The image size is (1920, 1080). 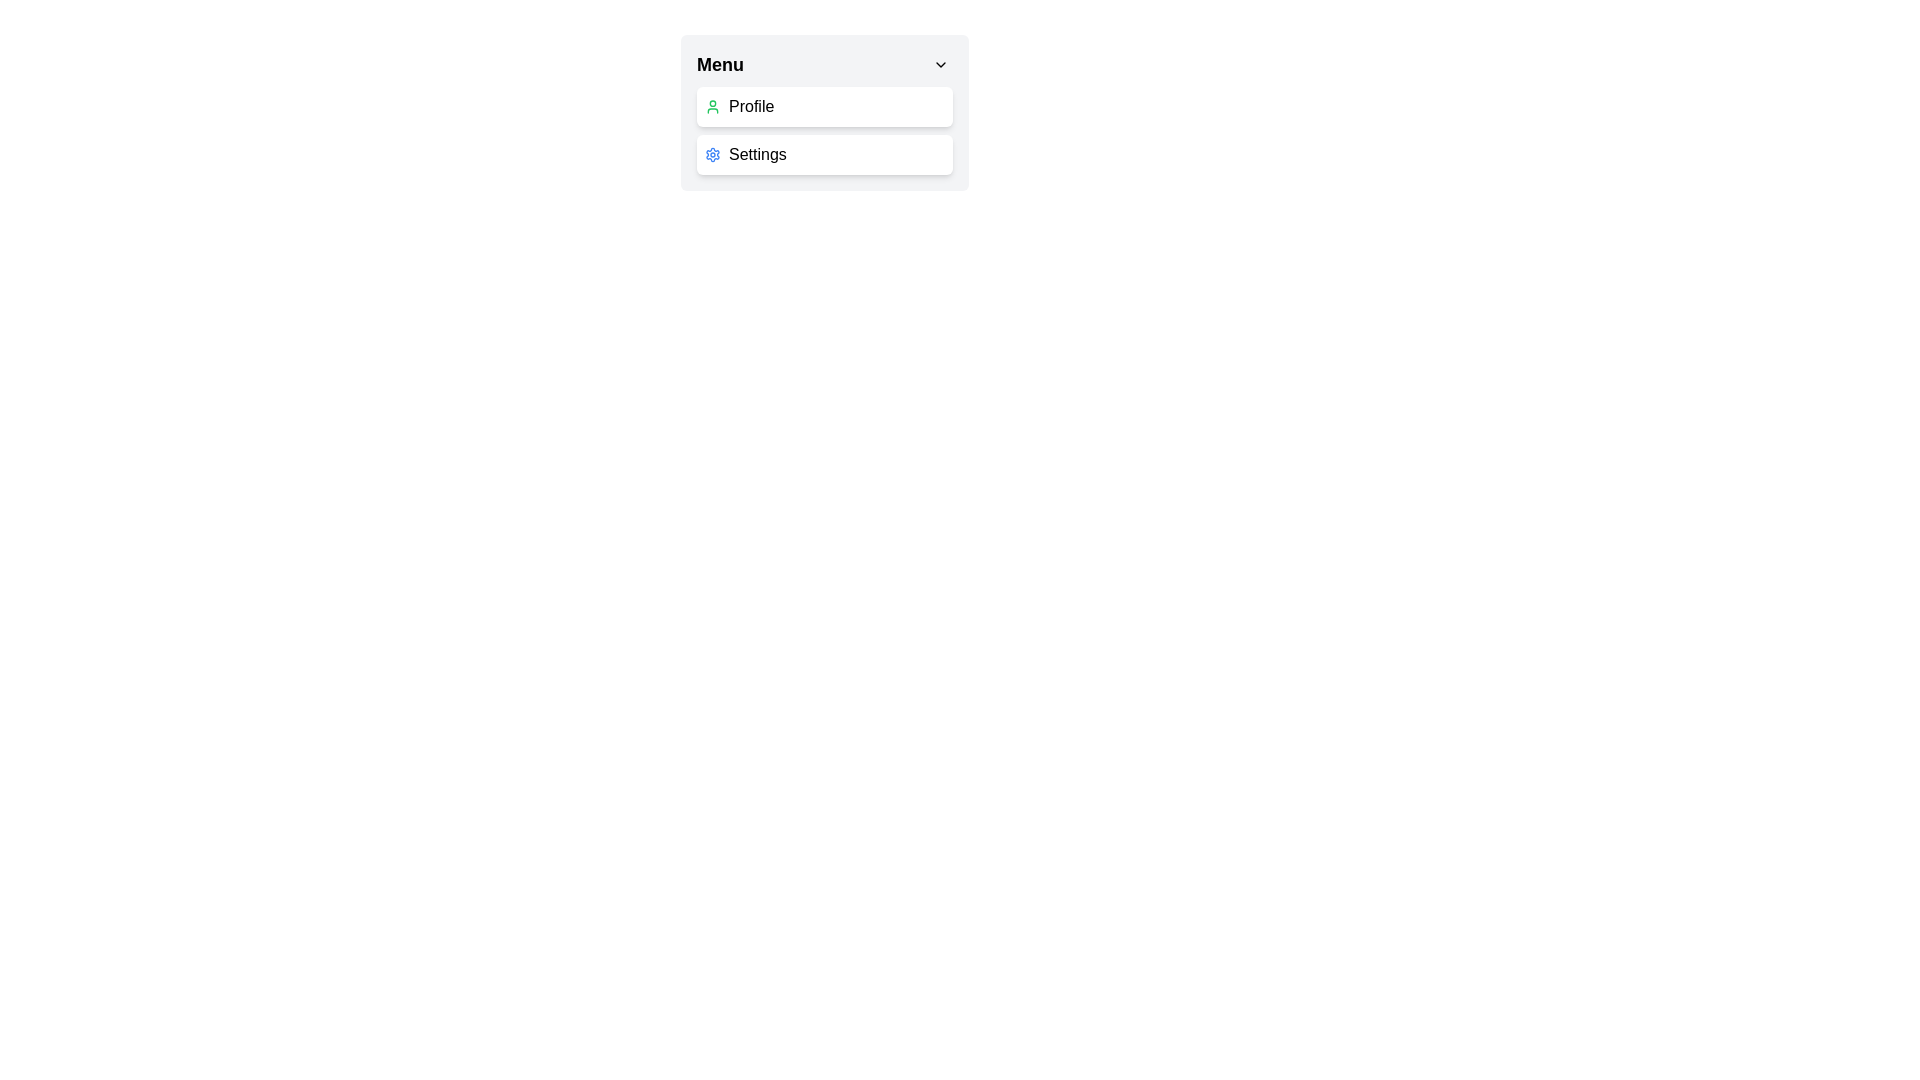 I want to click on the 'Settings' icon, which is located to the left of the 'Settings' menu item text, so click(x=713, y=153).